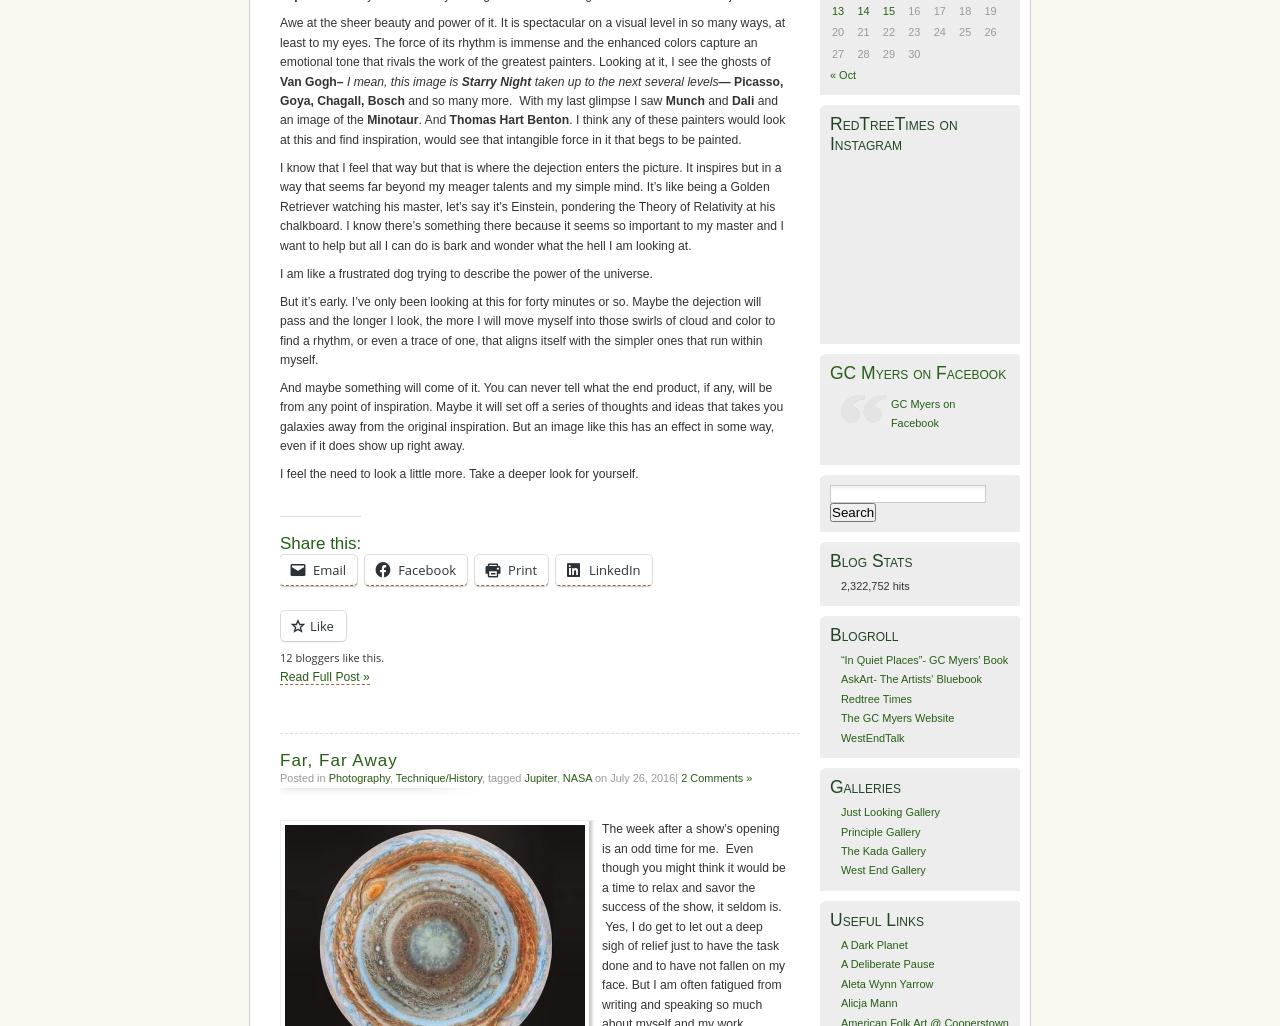 The height and width of the screenshot is (1026, 1280). Describe the element at coordinates (528, 110) in the screenshot. I see `'and an image of the'` at that location.